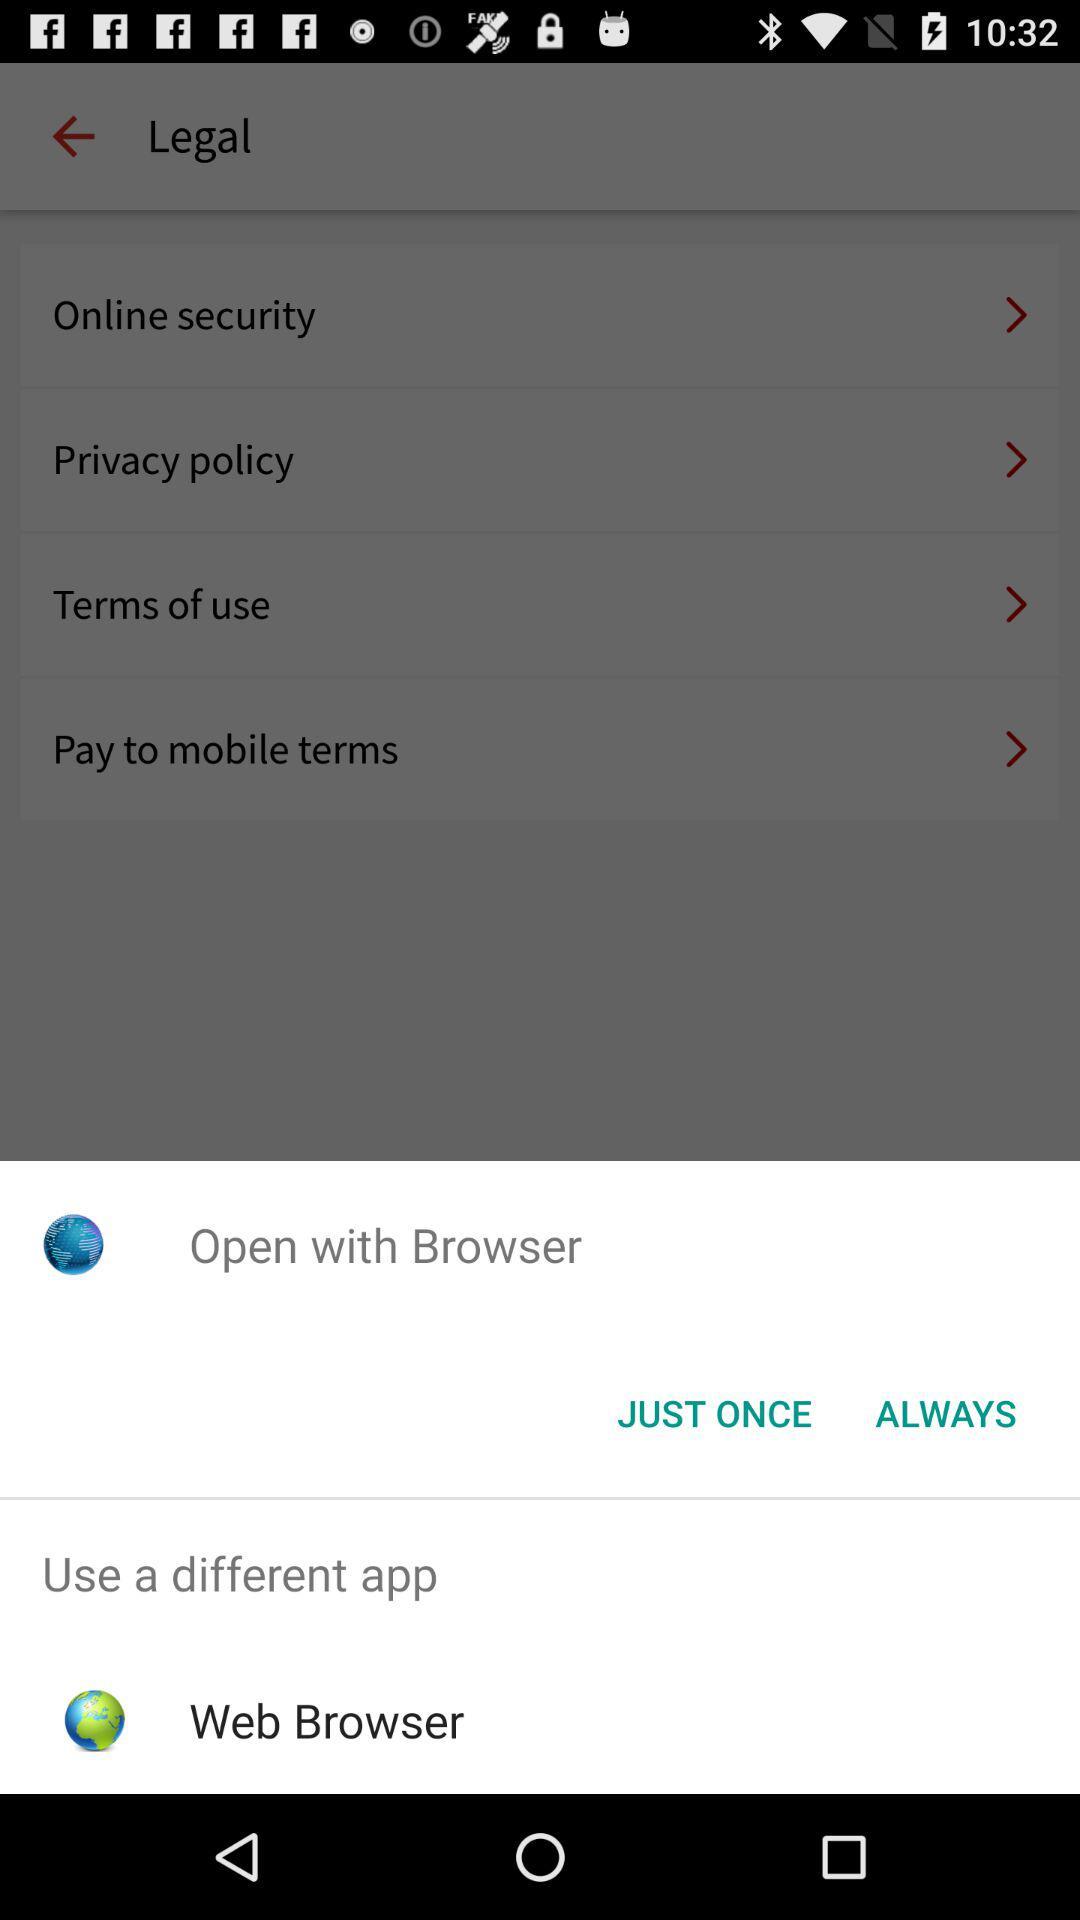  Describe the element at coordinates (540, 1572) in the screenshot. I see `icon above the web browser app` at that location.